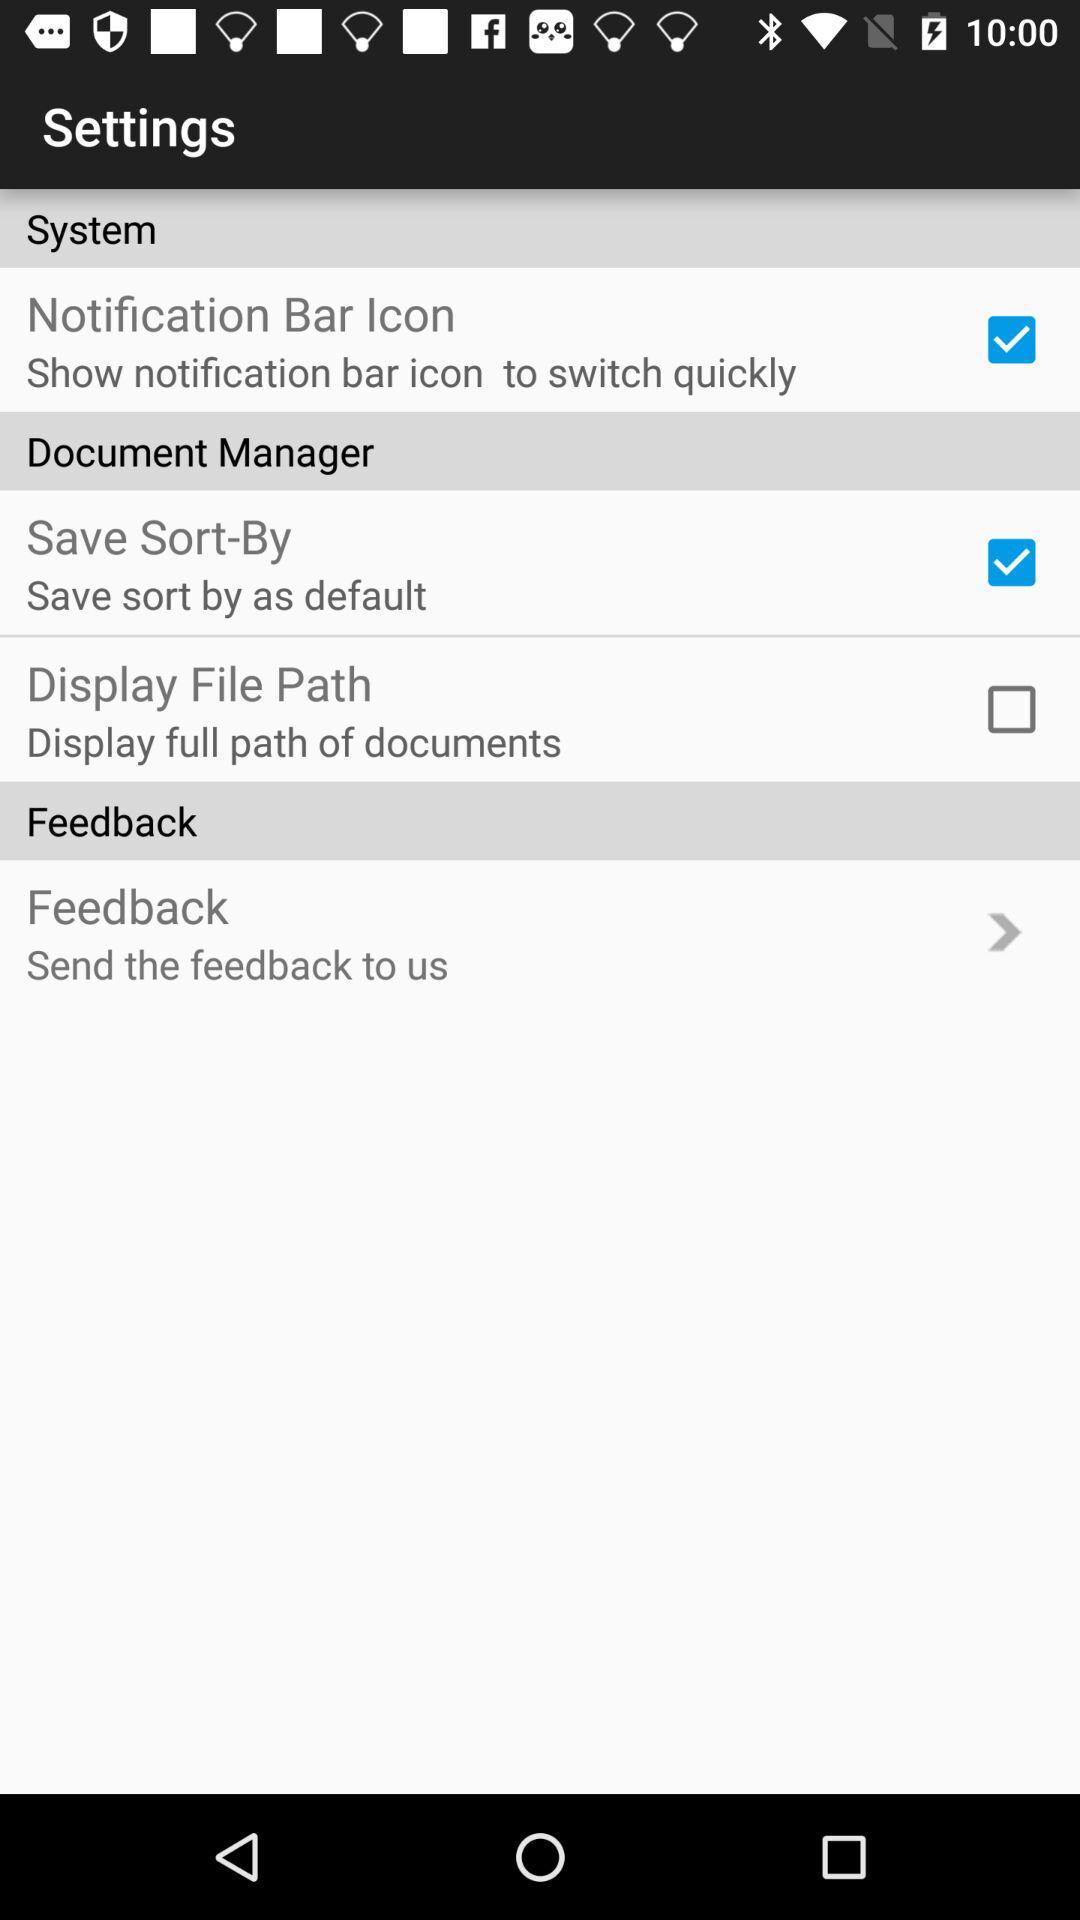 Image resolution: width=1080 pixels, height=1920 pixels. Describe the element at coordinates (1011, 561) in the screenshot. I see `item to the right of save sort by icon` at that location.